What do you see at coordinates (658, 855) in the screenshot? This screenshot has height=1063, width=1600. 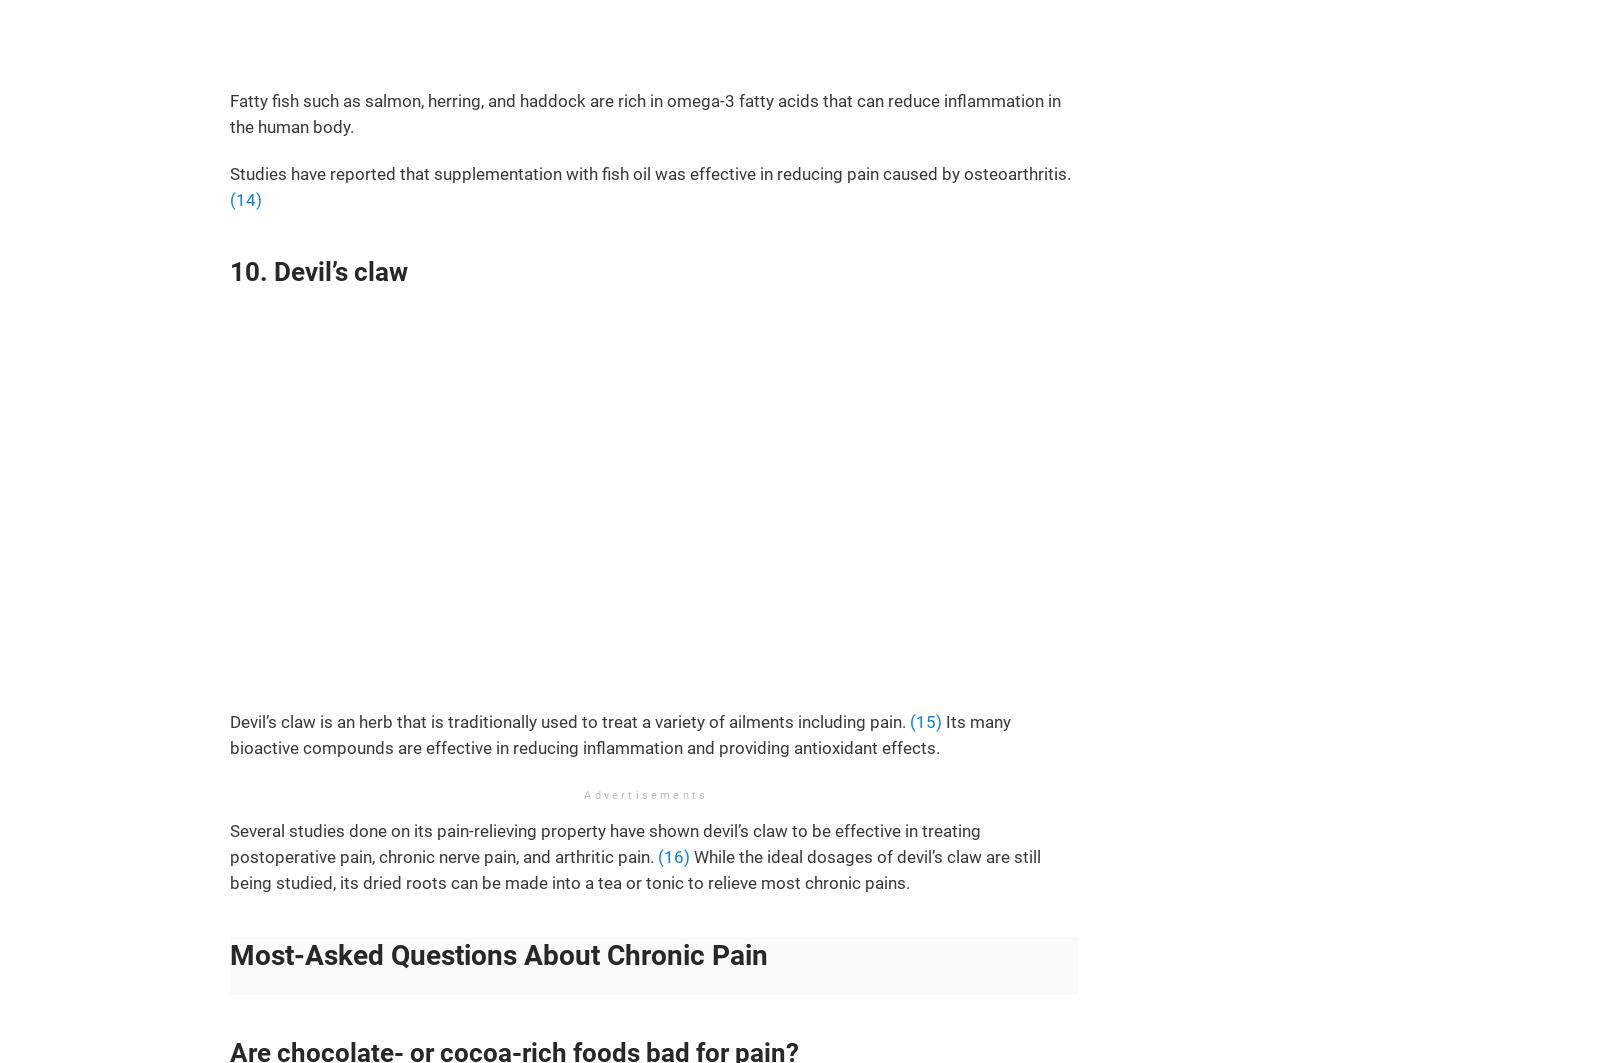 I see `'(16)'` at bounding box center [658, 855].